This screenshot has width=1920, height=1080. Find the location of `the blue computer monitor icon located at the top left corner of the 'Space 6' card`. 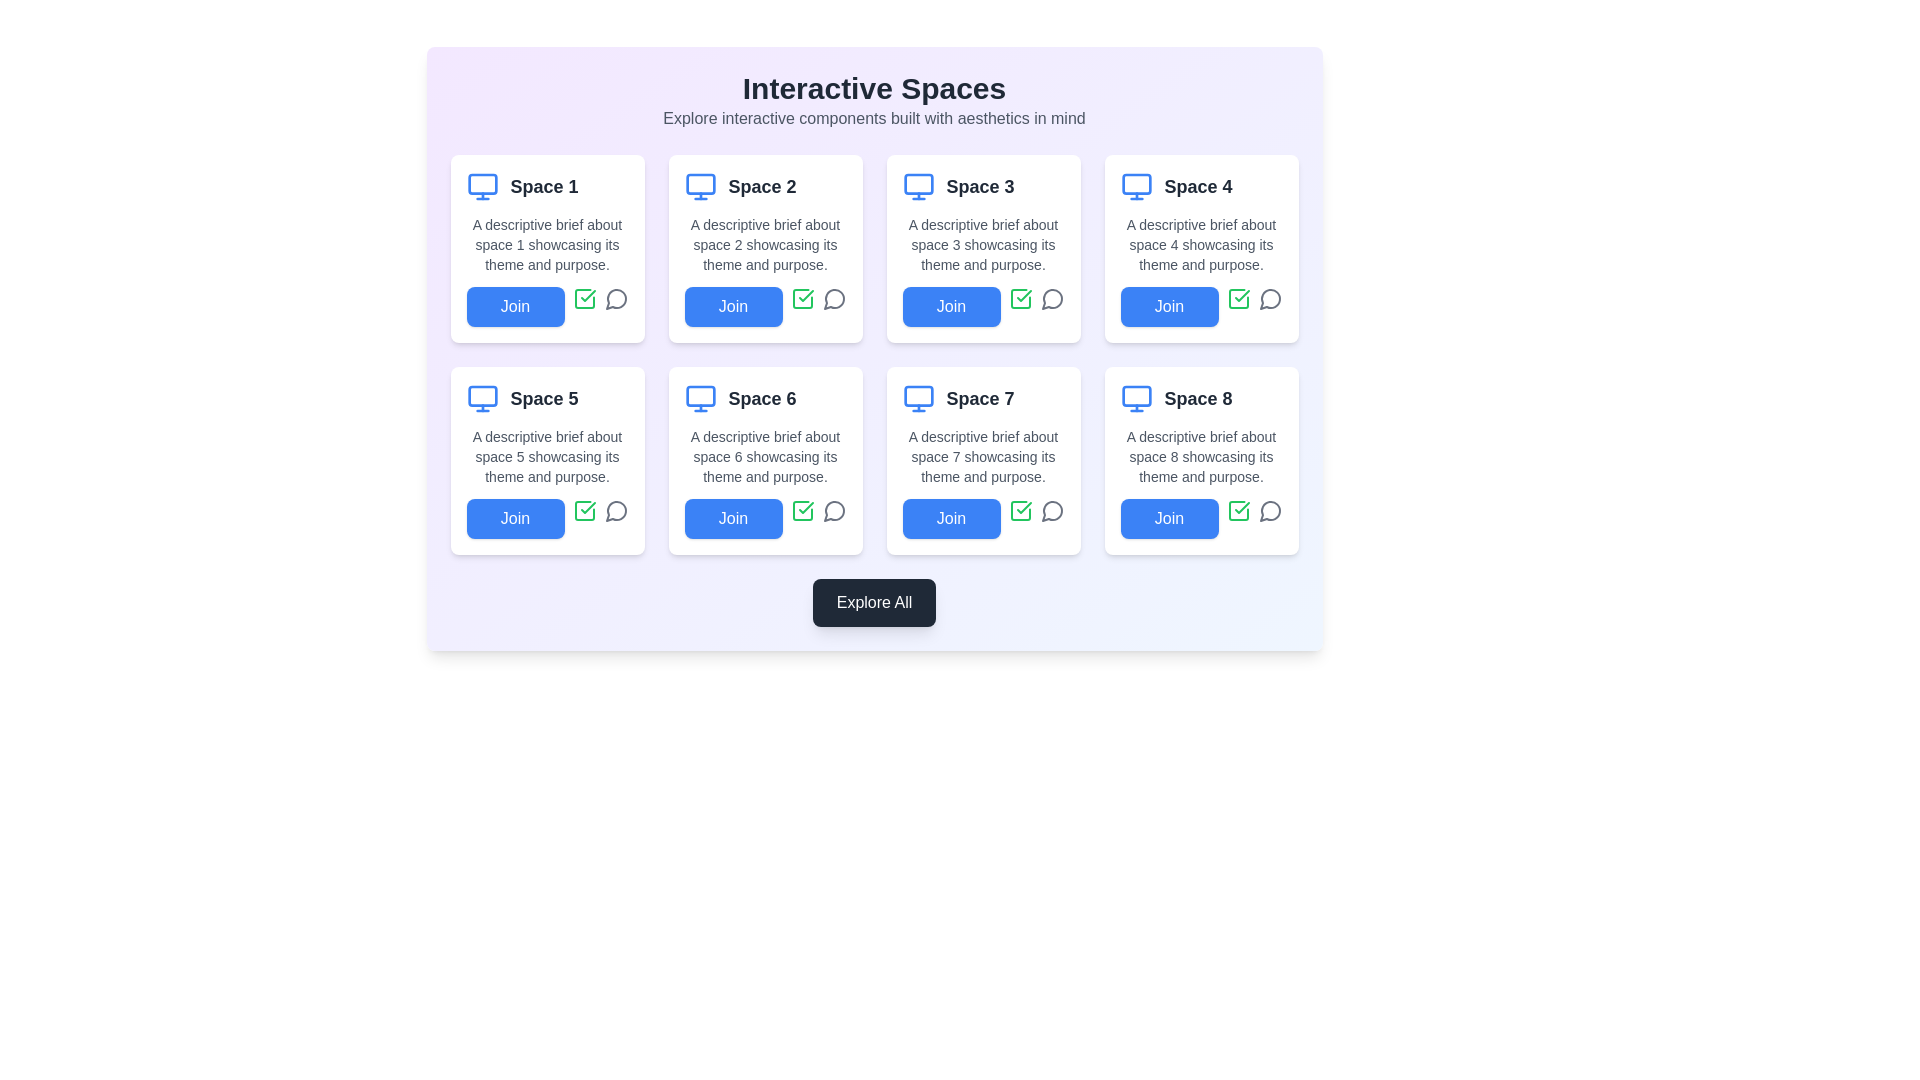

the blue computer monitor icon located at the top left corner of the 'Space 6' card is located at coordinates (700, 398).